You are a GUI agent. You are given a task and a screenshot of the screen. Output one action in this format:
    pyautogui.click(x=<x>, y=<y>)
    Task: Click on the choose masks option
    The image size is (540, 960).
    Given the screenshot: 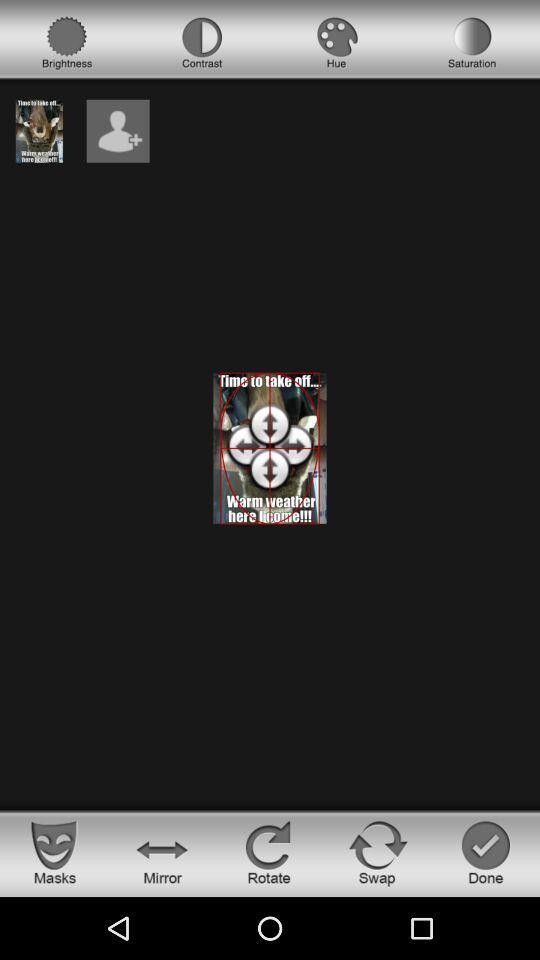 What is the action you would take?
    pyautogui.click(x=54, y=851)
    